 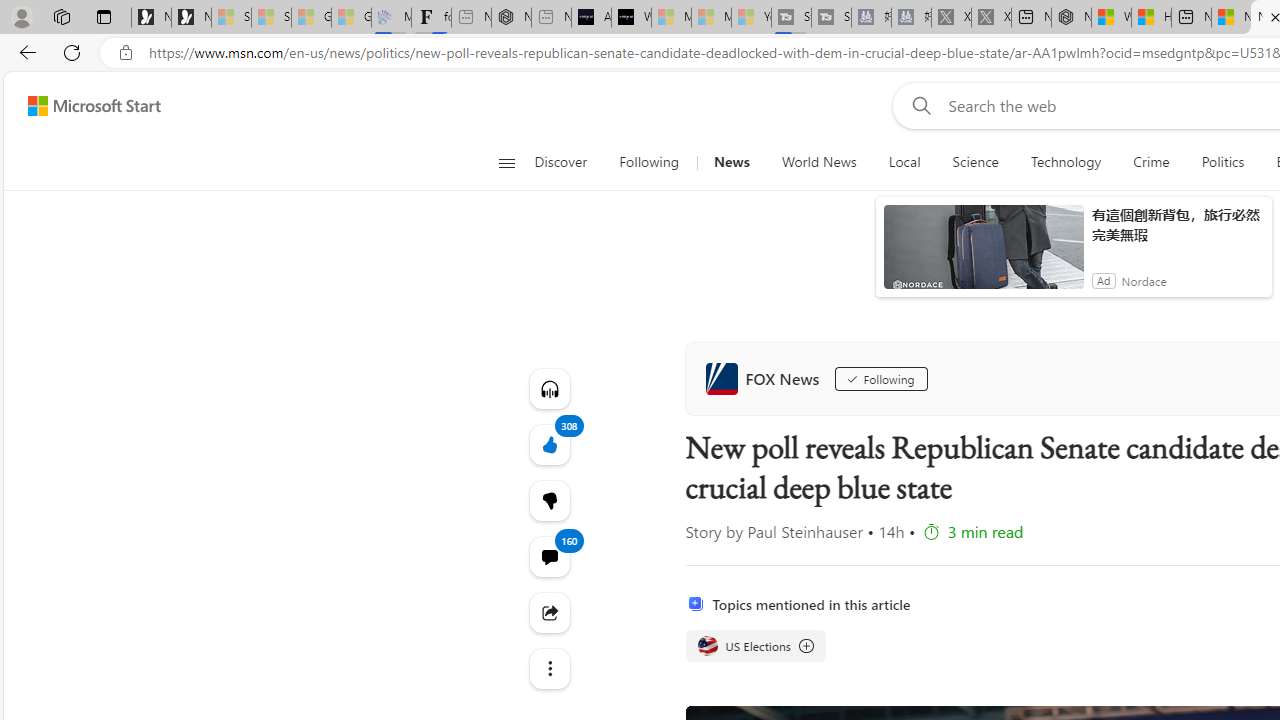 What do you see at coordinates (590, 17) in the screenshot?
I see `'AI Voice Changer for PC and Mac - Voice.ai'` at bounding box center [590, 17].